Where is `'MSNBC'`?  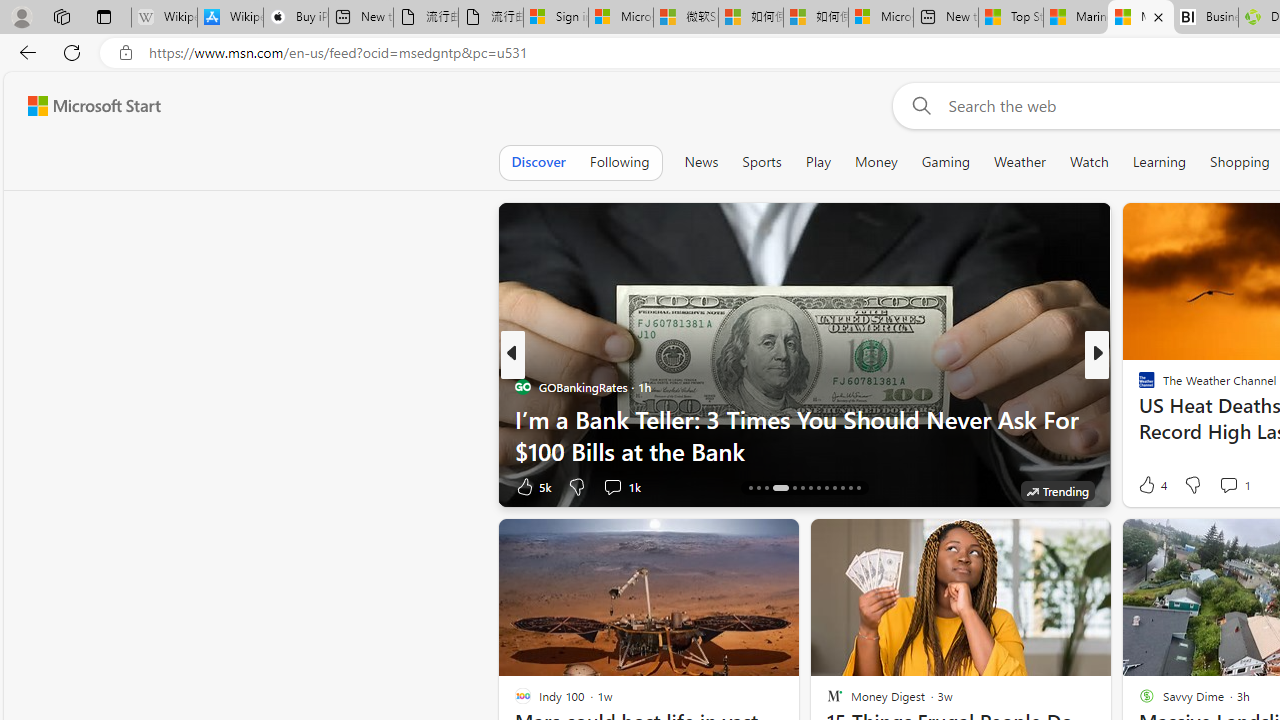 'MSNBC' is located at coordinates (1138, 387).